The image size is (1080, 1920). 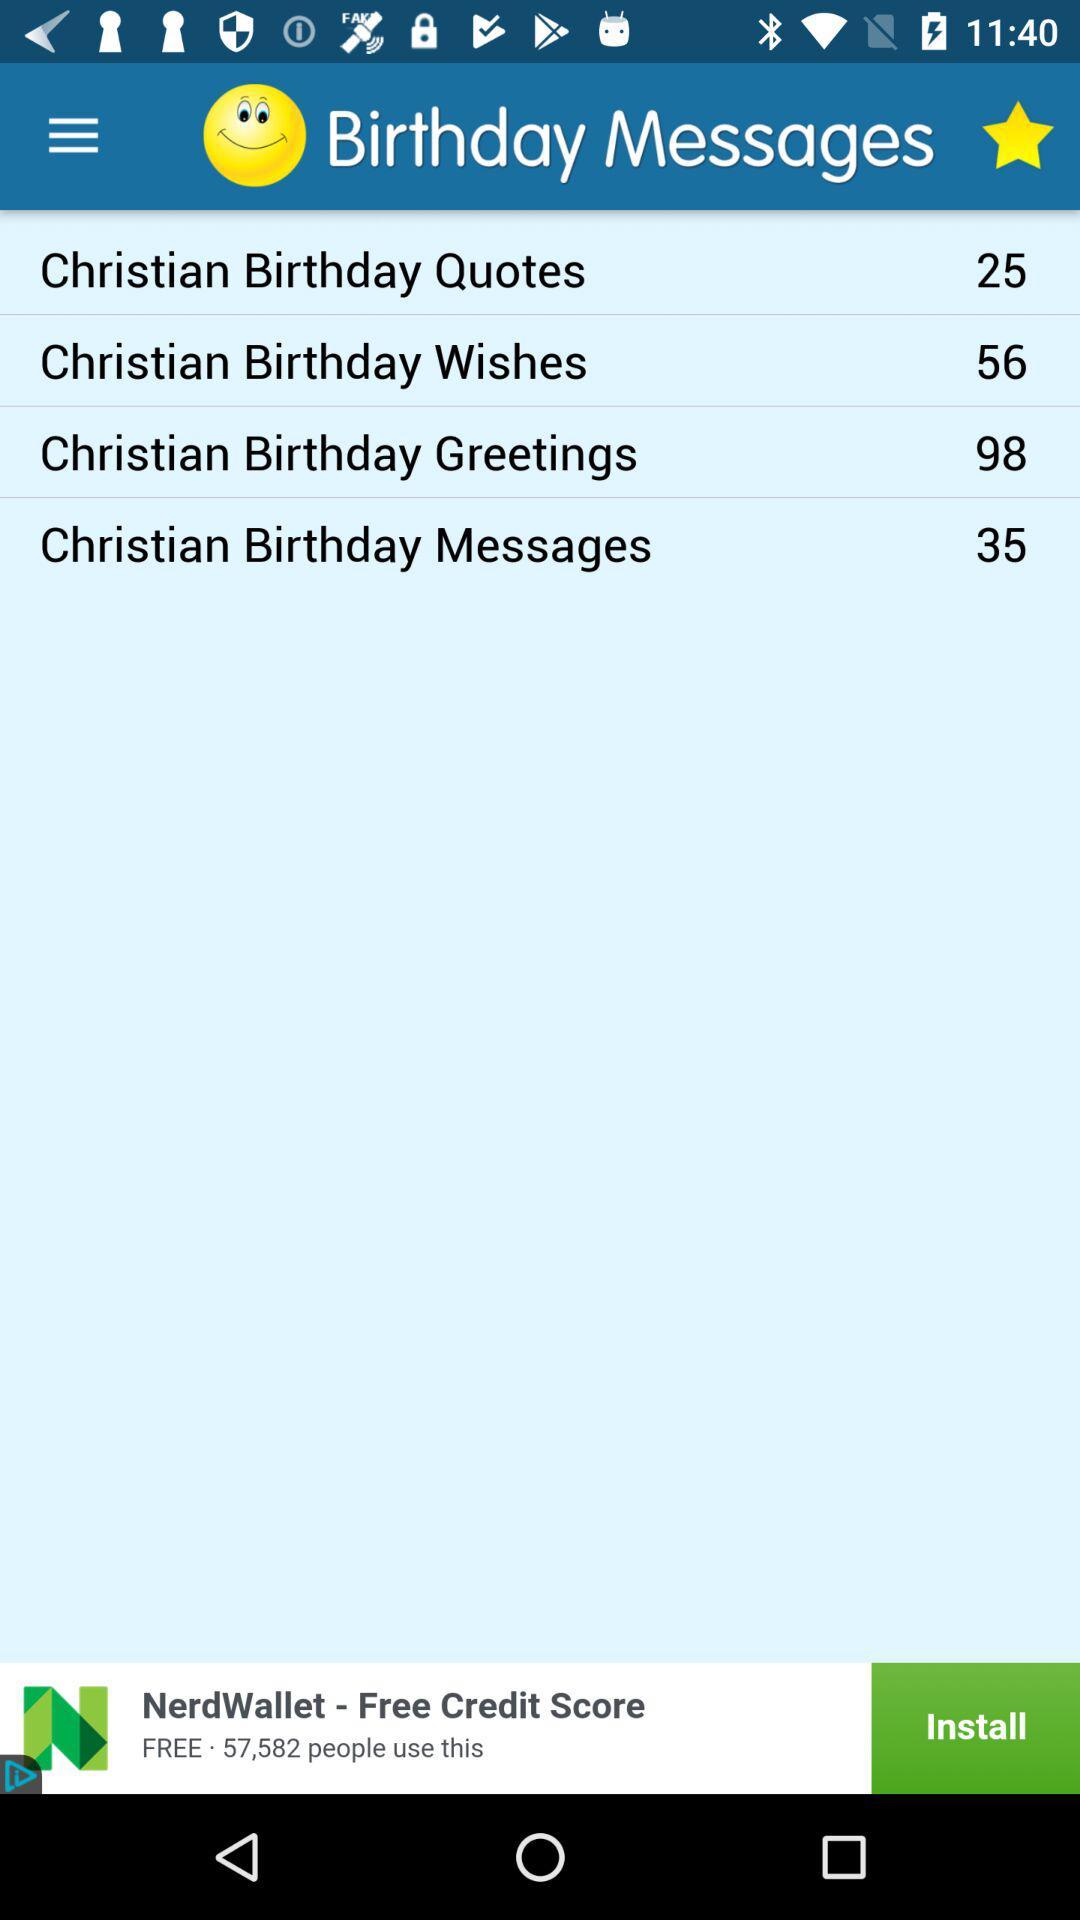 I want to click on icon below christian birthday messages icon, so click(x=540, y=1727).